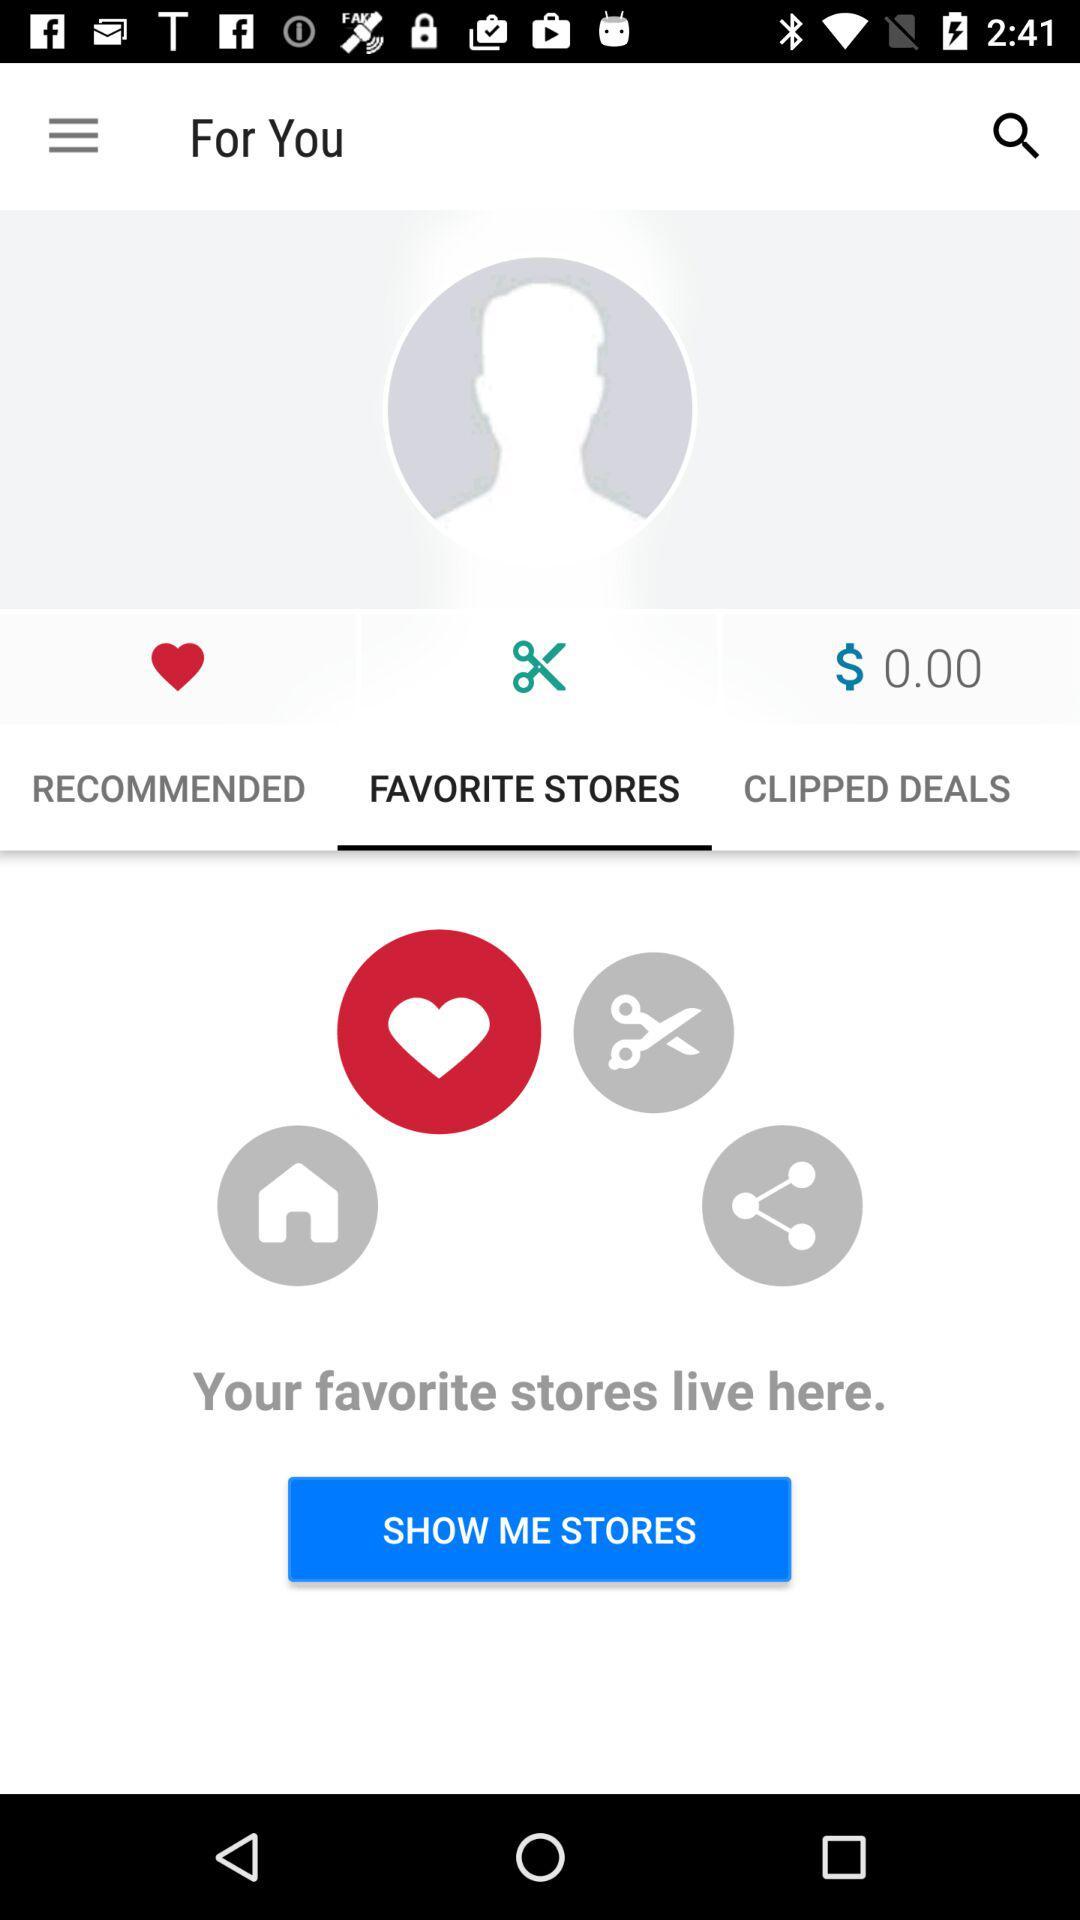 The width and height of the screenshot is (1080, 1920). Describe the element at coordinates (540, 408) in the screenshot. I see `profile picture` at that location.